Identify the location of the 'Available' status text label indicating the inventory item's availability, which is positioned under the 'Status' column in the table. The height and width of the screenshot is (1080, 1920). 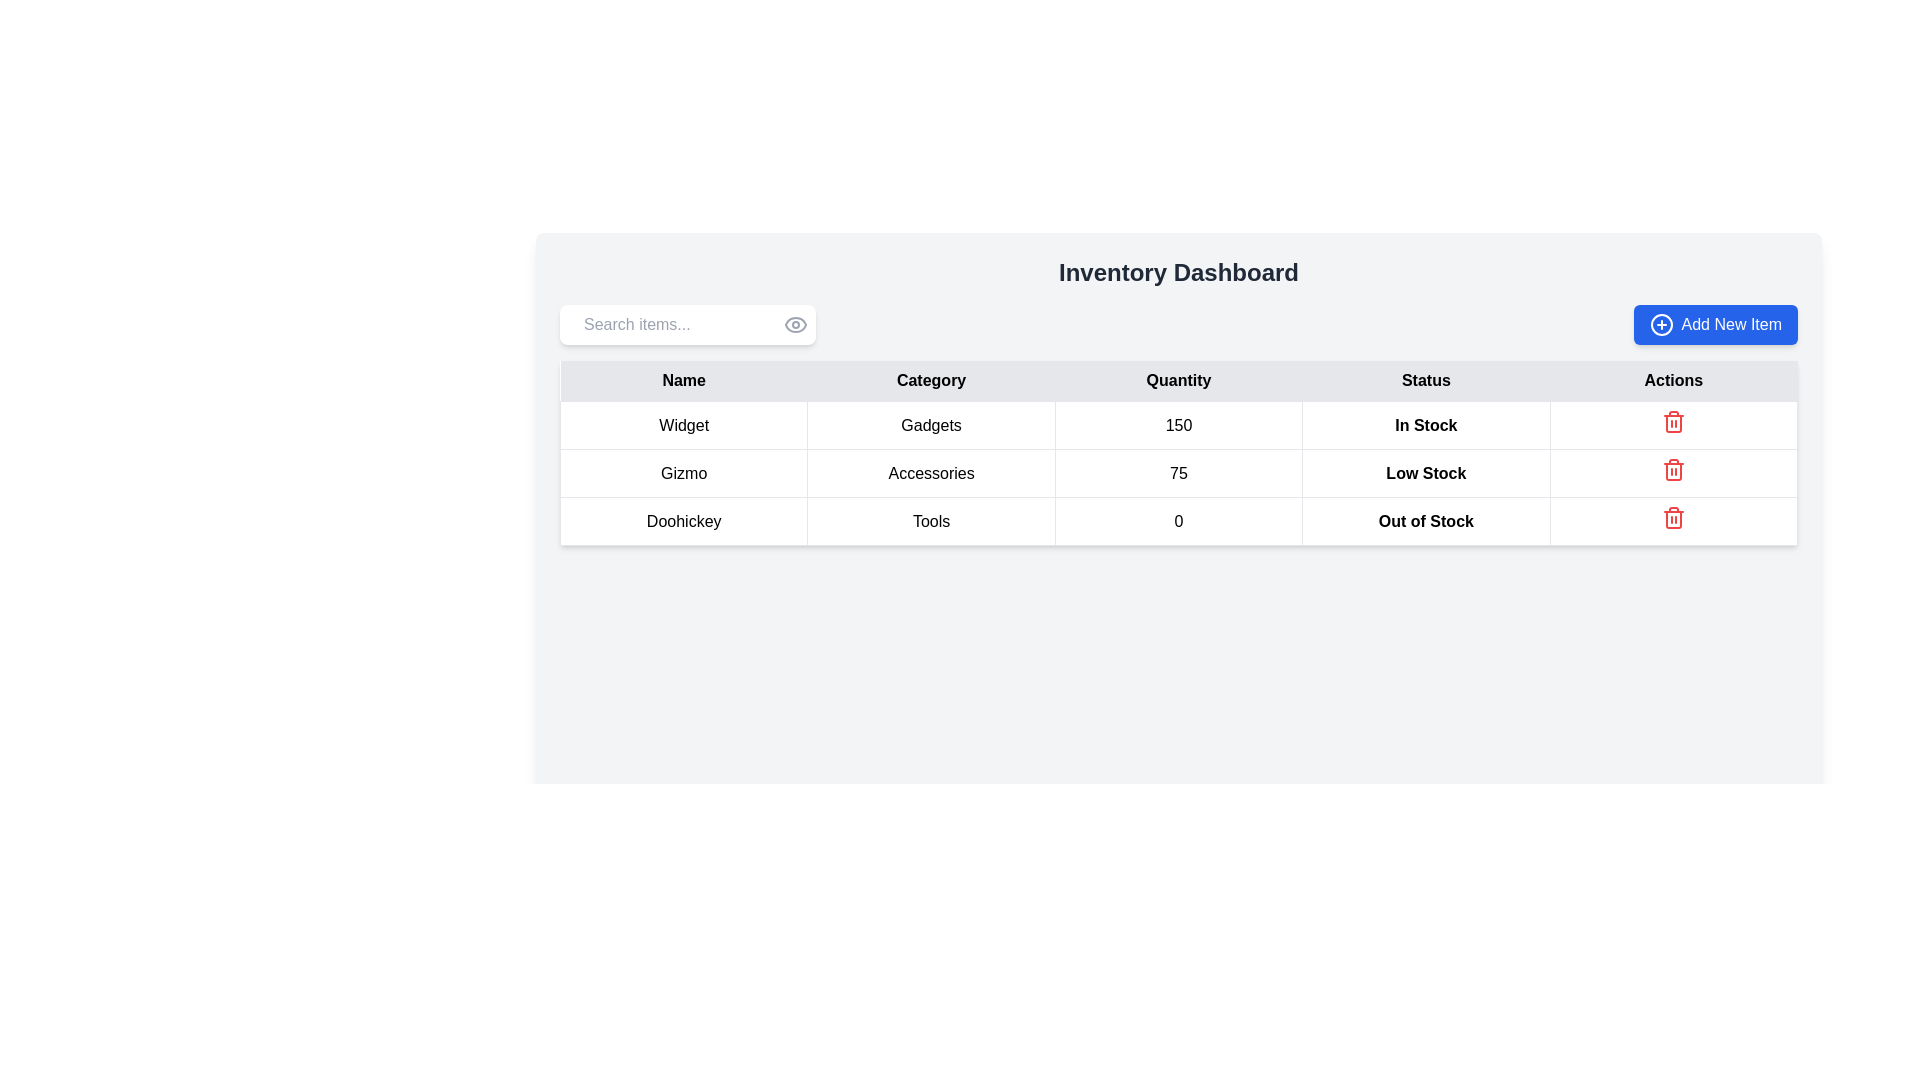
(1425, 424).